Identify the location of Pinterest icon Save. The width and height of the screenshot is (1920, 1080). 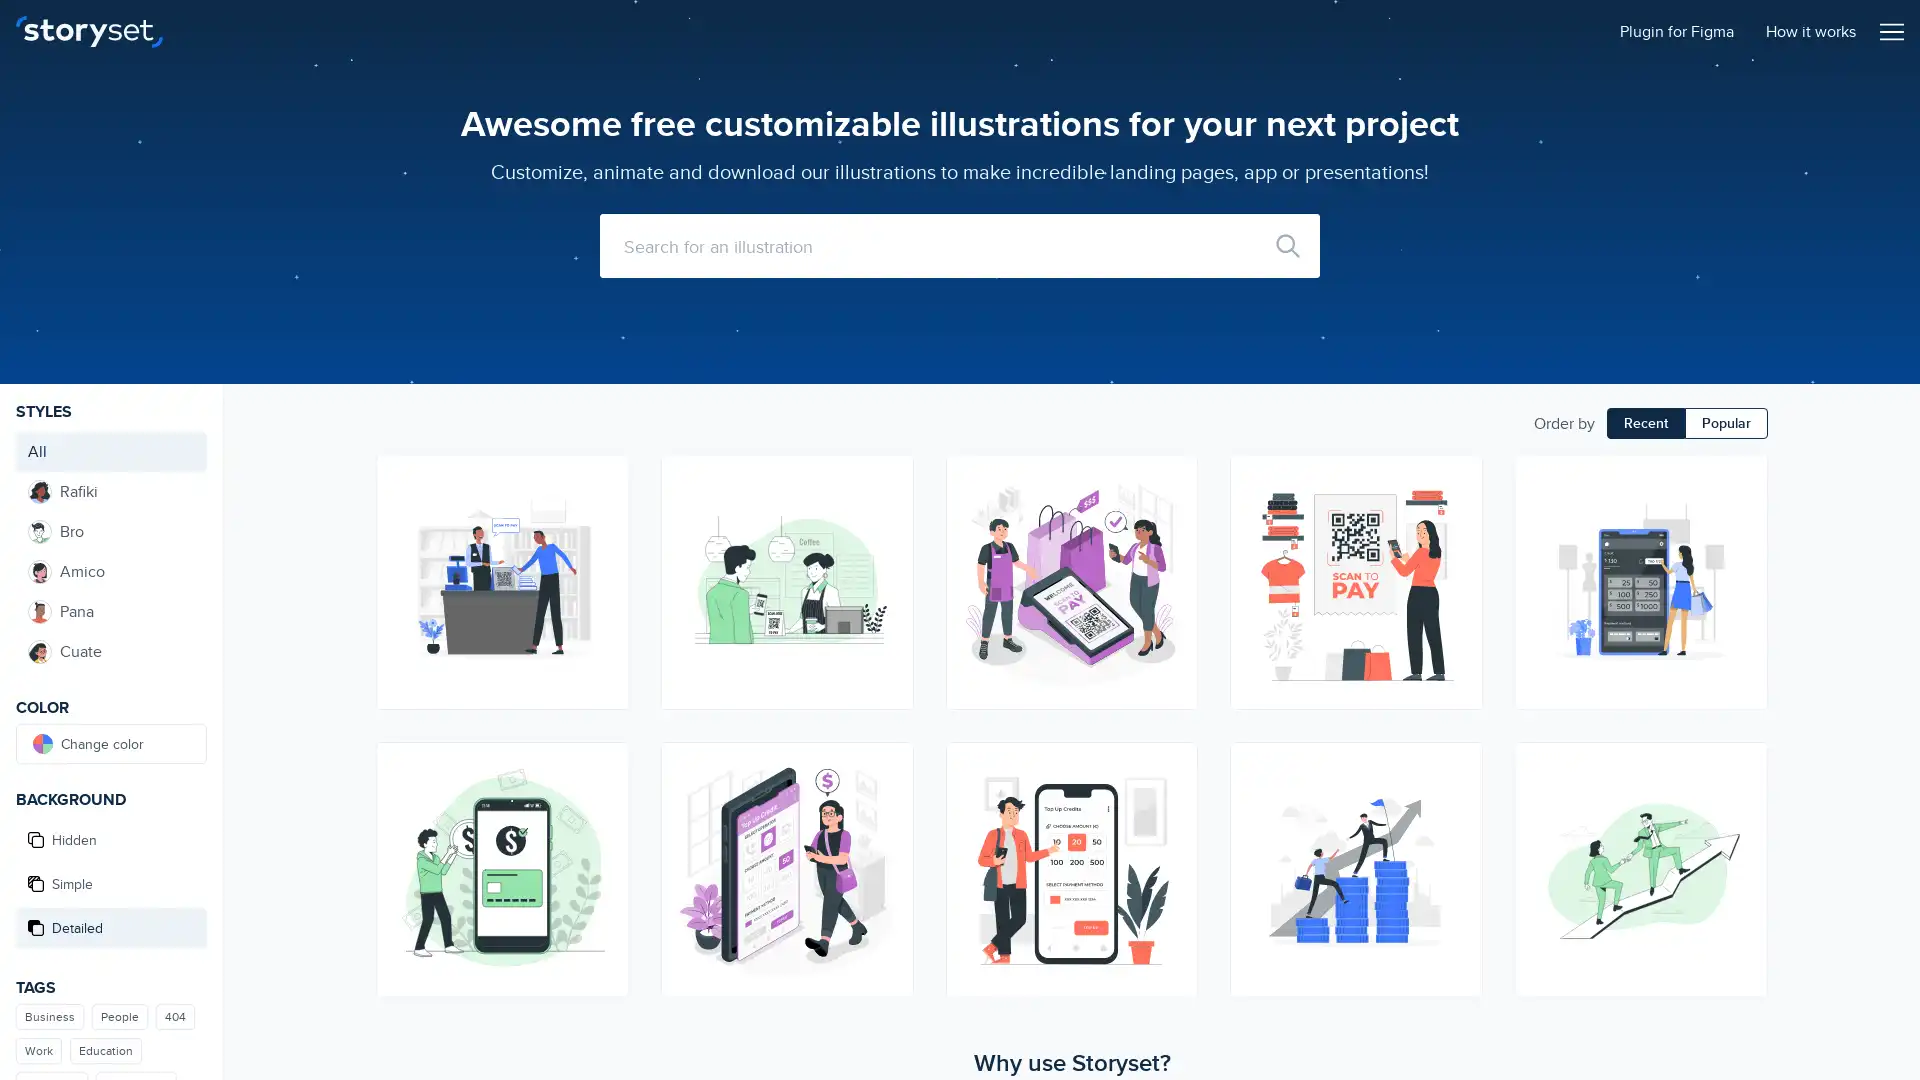
(602, 551).